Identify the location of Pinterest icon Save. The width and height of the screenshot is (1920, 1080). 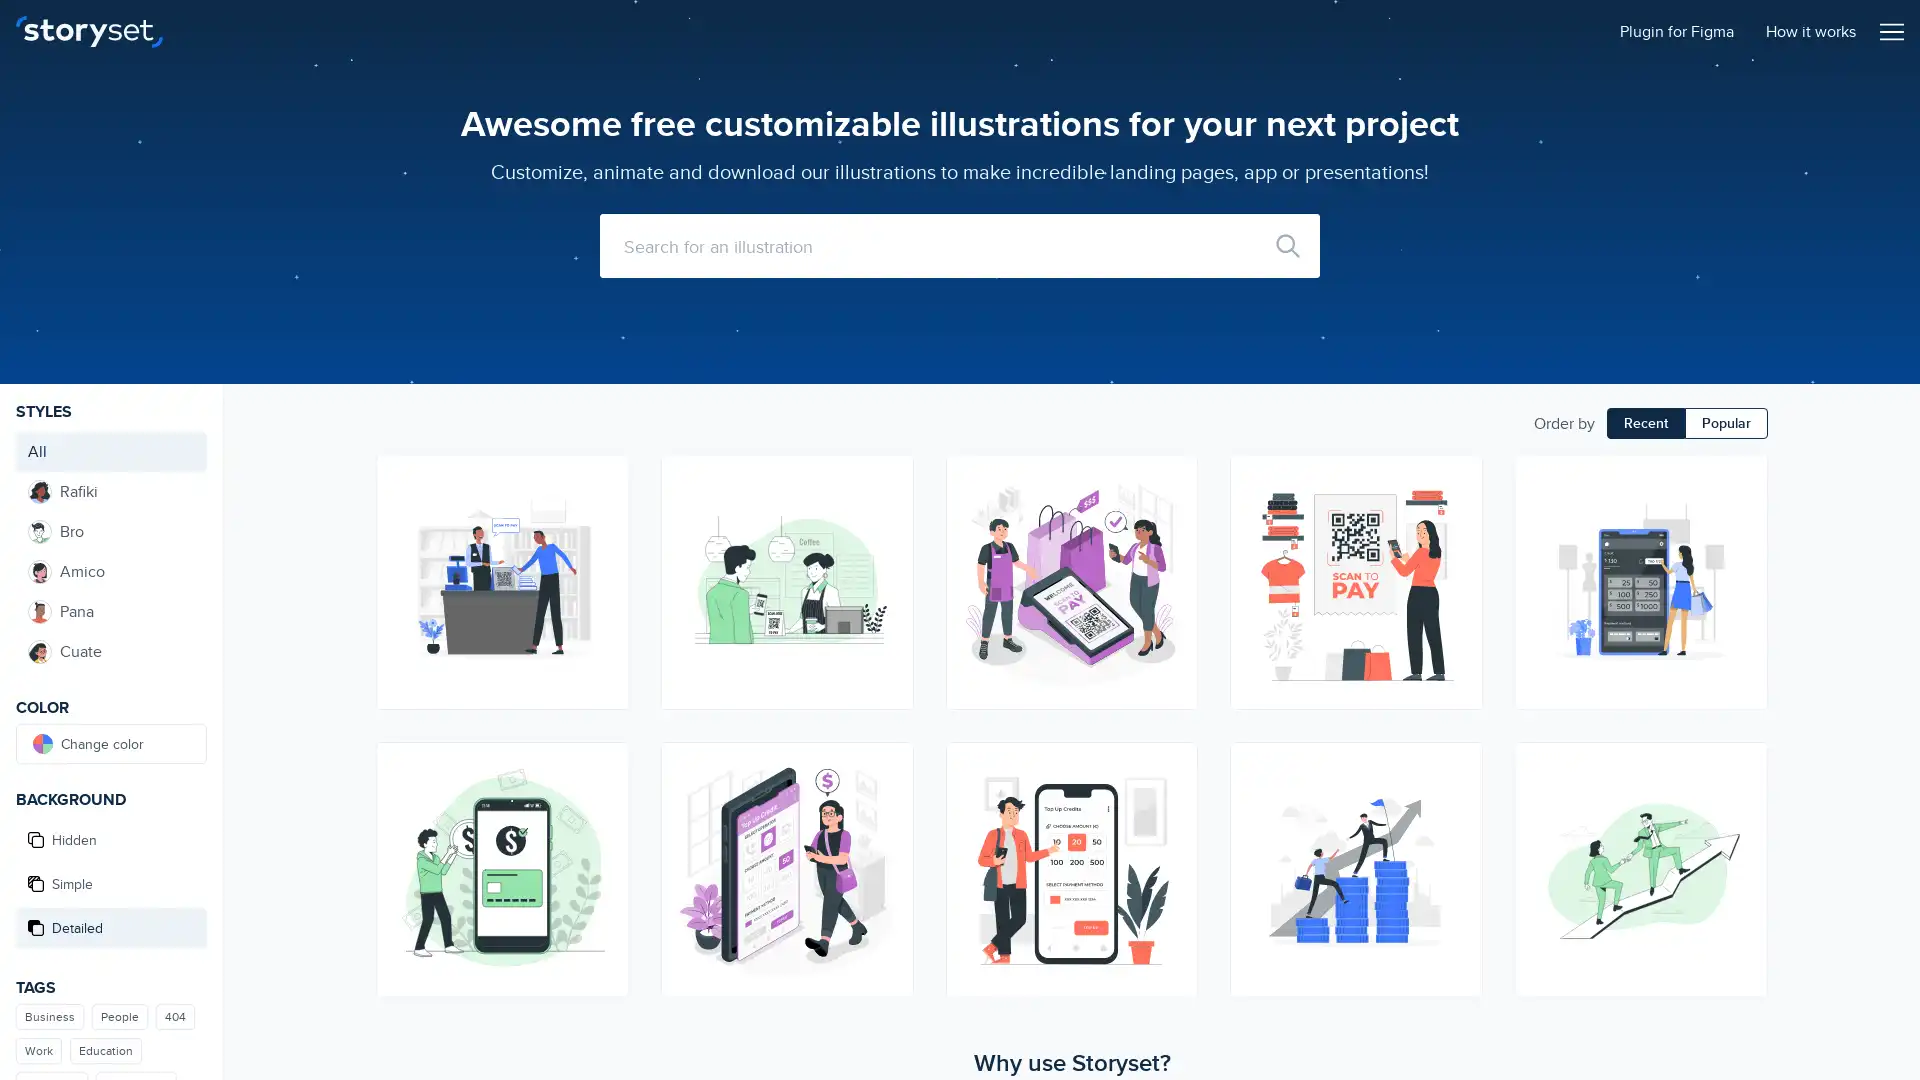
(602, 551).